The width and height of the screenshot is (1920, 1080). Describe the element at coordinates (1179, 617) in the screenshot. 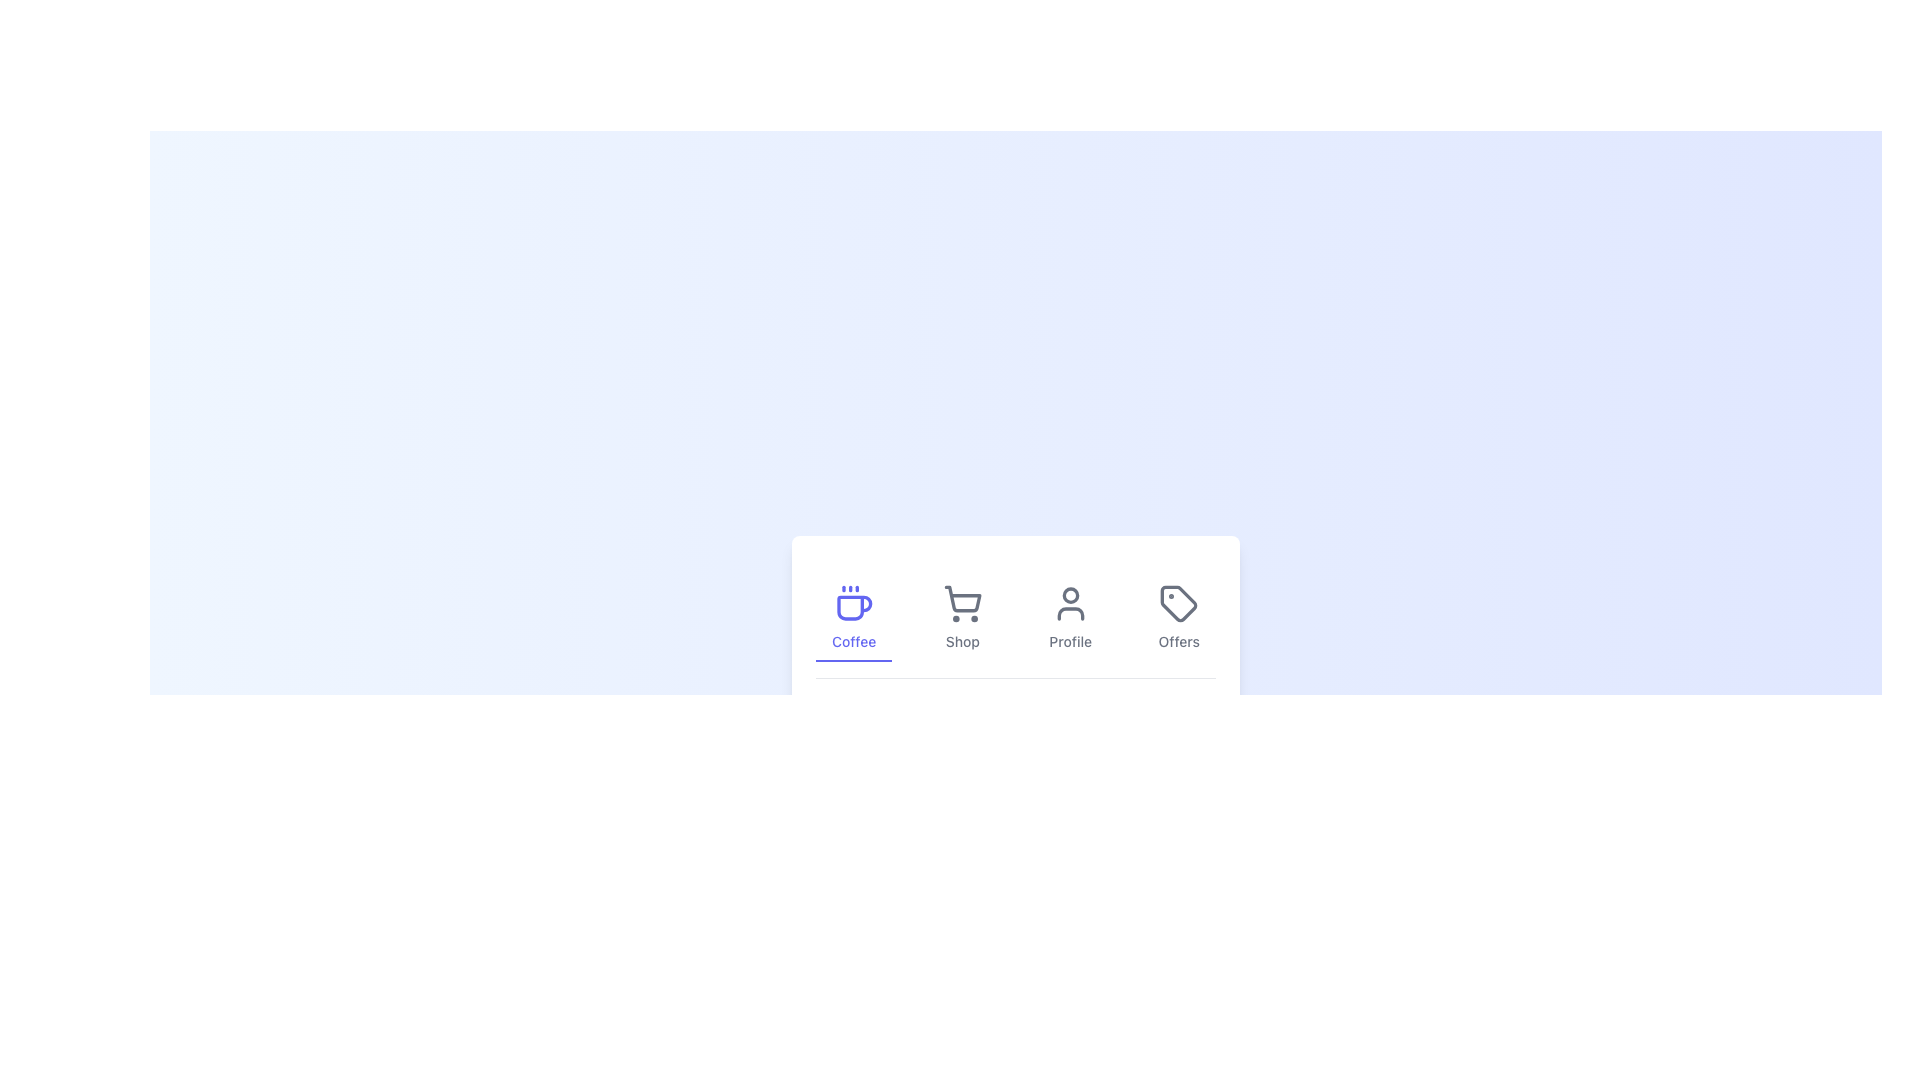

I see `the 'Offers' button in the horizontal menu bar to change its style` at that location.